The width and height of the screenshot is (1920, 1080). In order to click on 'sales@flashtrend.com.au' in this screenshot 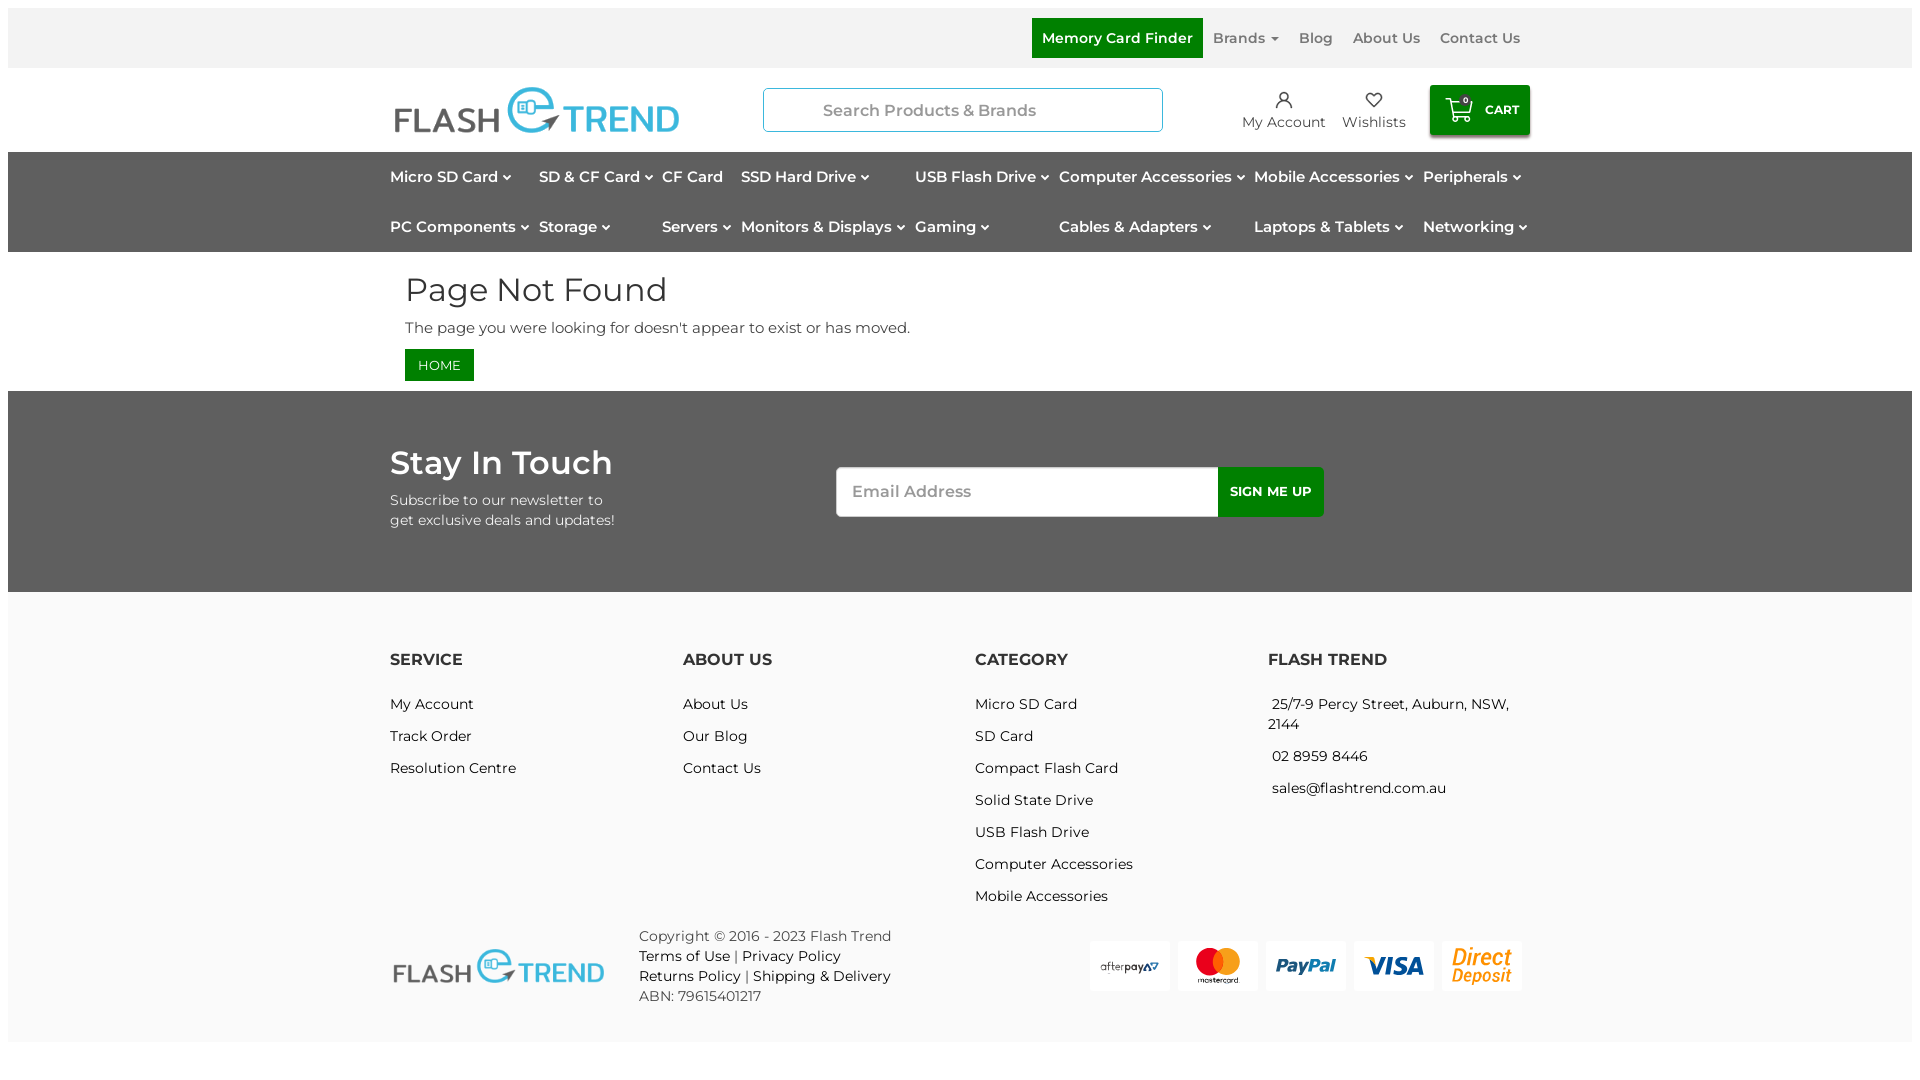, I will do `click(1398, 786)`.